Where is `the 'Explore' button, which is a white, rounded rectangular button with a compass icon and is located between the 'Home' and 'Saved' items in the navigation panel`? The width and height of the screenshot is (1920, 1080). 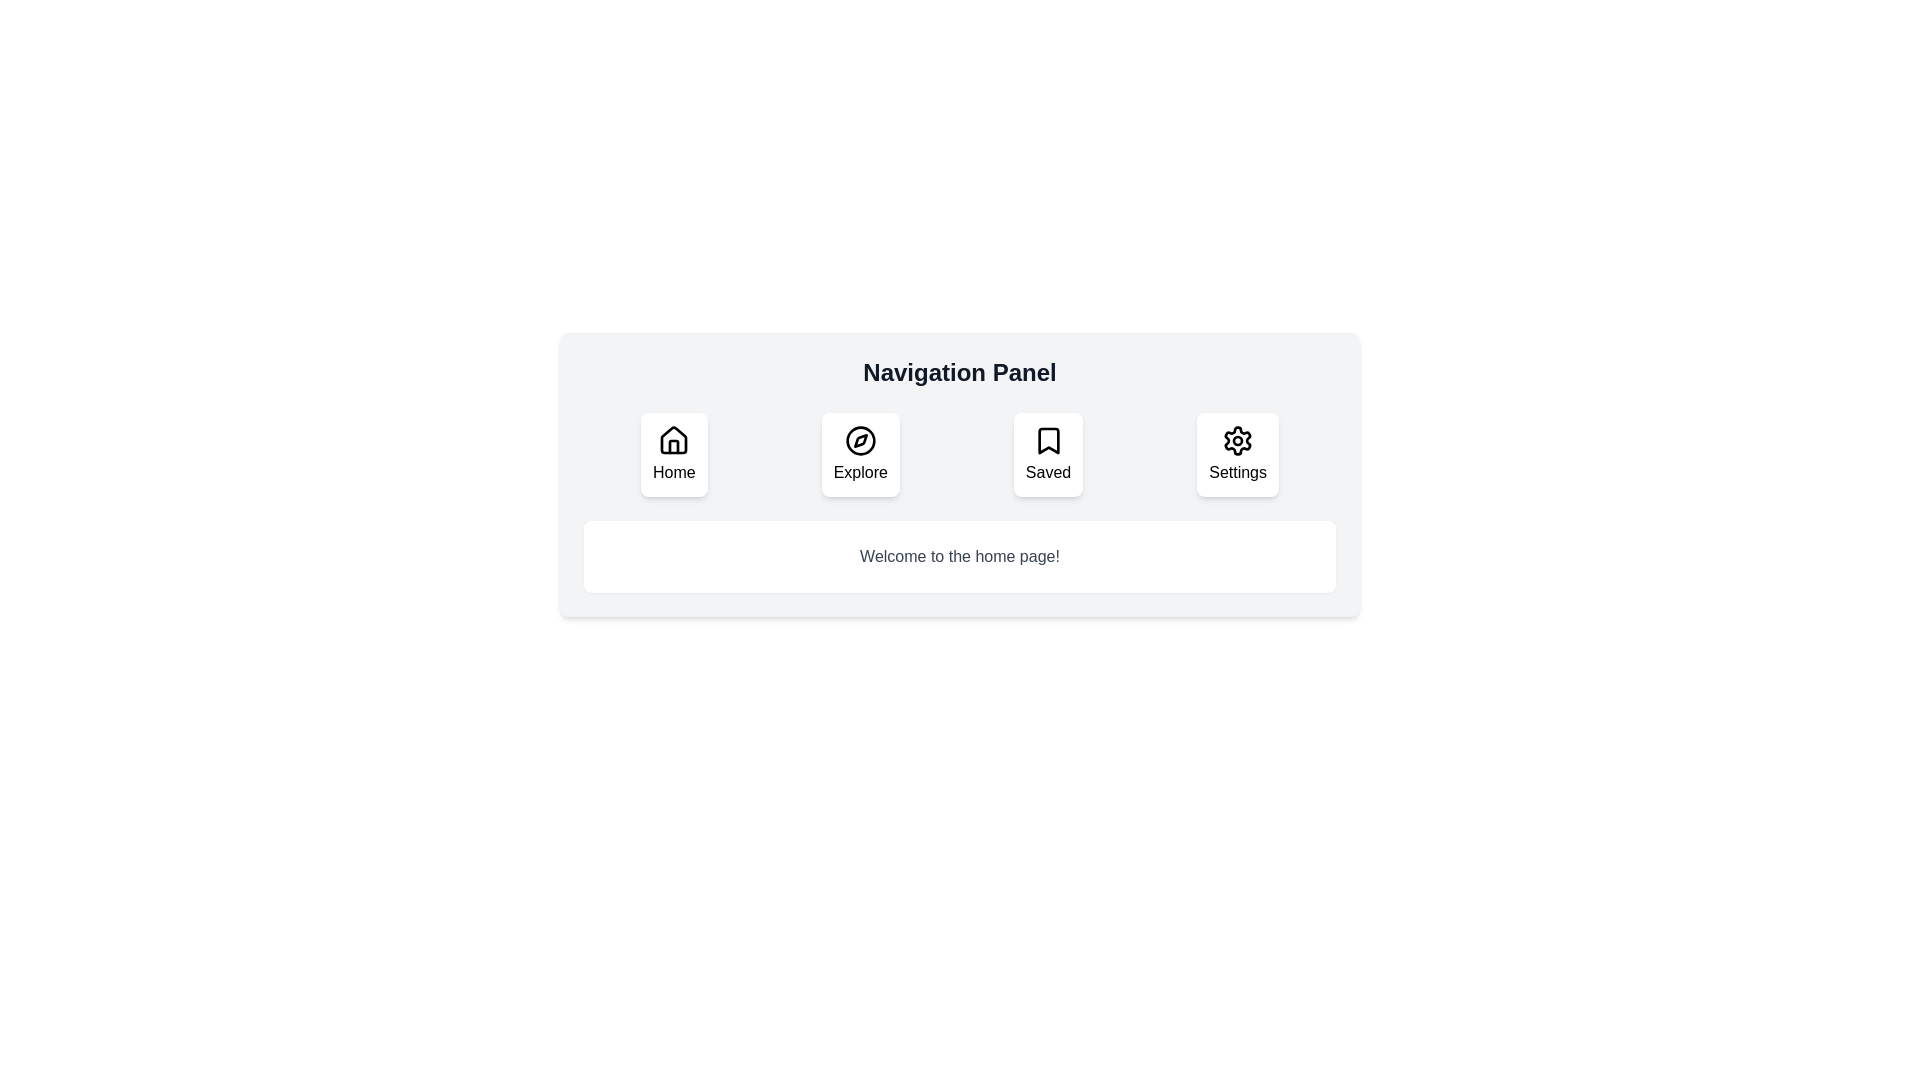 the 'Explore' button, which is a white, rounded rectangular button with a compass icon and is located between the 'Home' and 'Saved' items in the navigation panel is located at coordinates (860, 455).